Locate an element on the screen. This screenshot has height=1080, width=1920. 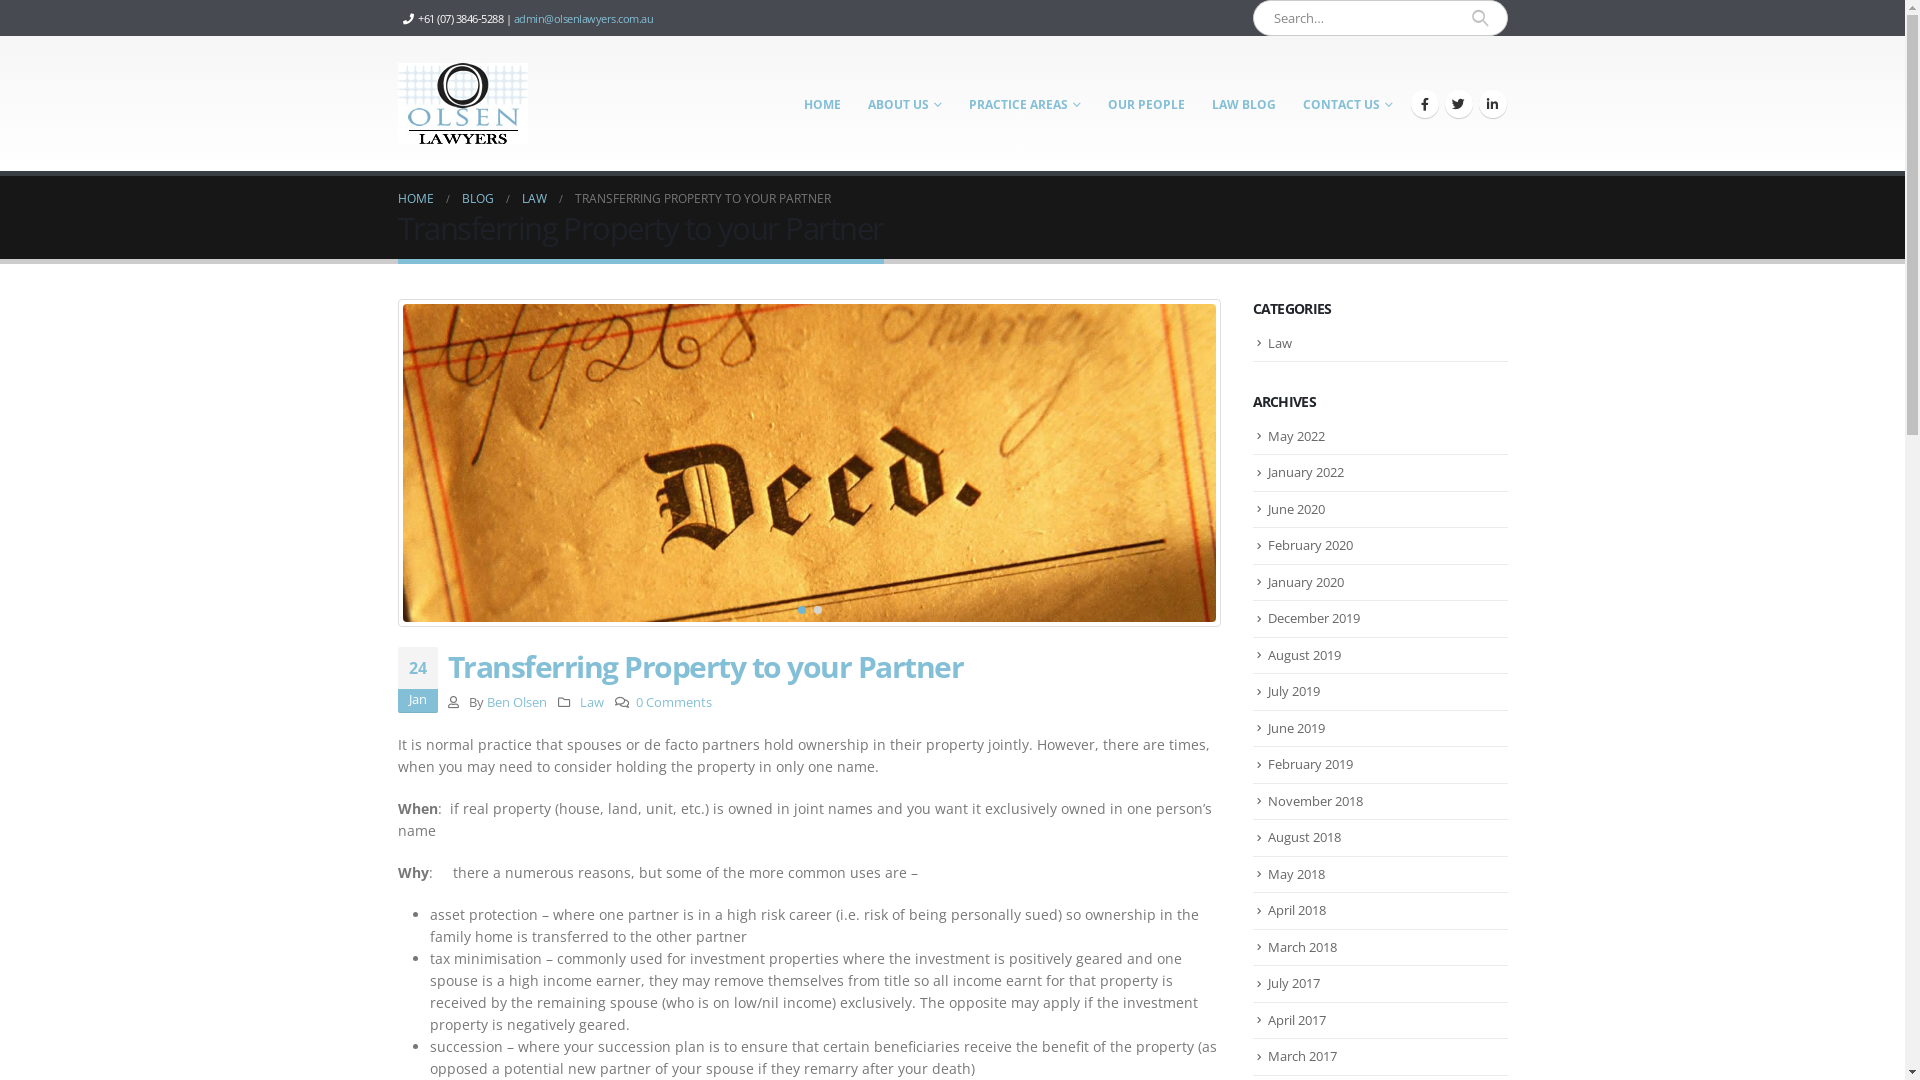
'August 2018' is located at coordinates (1304, 837).